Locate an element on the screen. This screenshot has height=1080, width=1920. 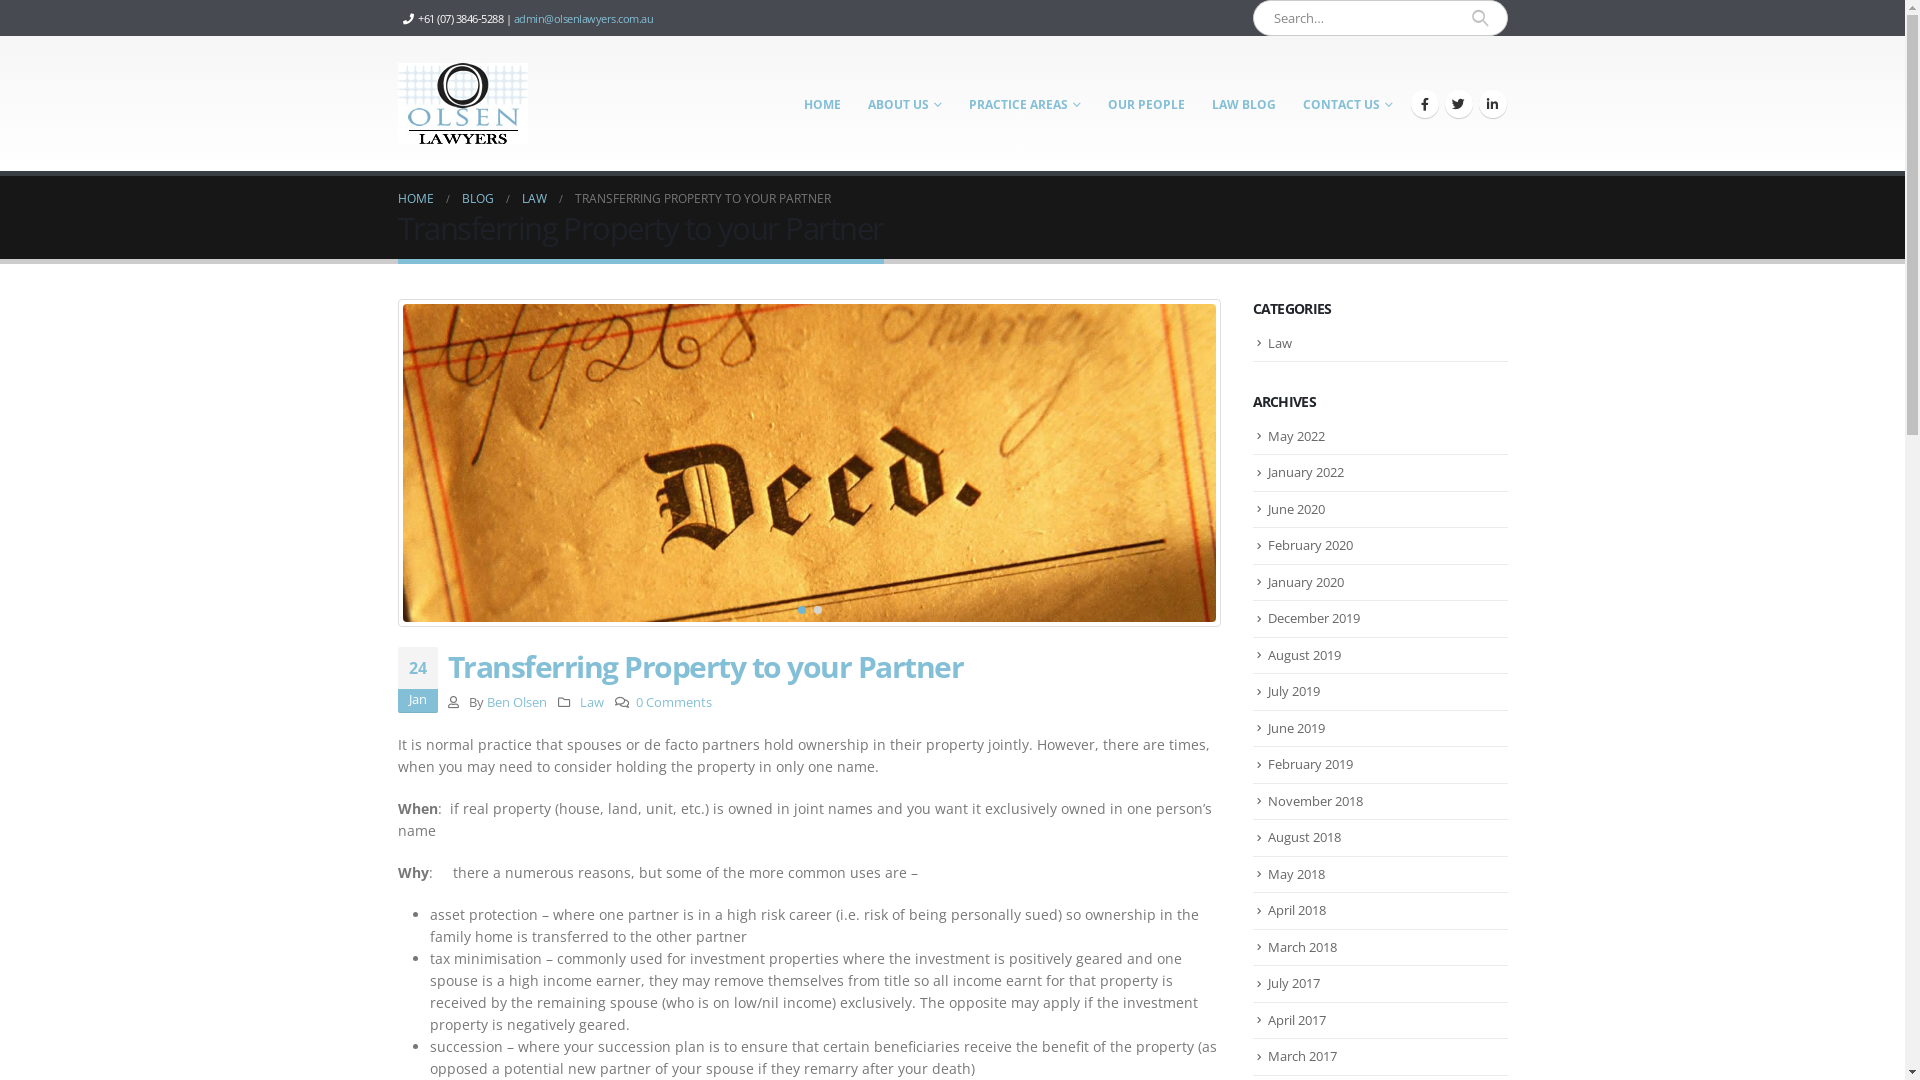
'August 2018' is located at coordinates (1304, 837).